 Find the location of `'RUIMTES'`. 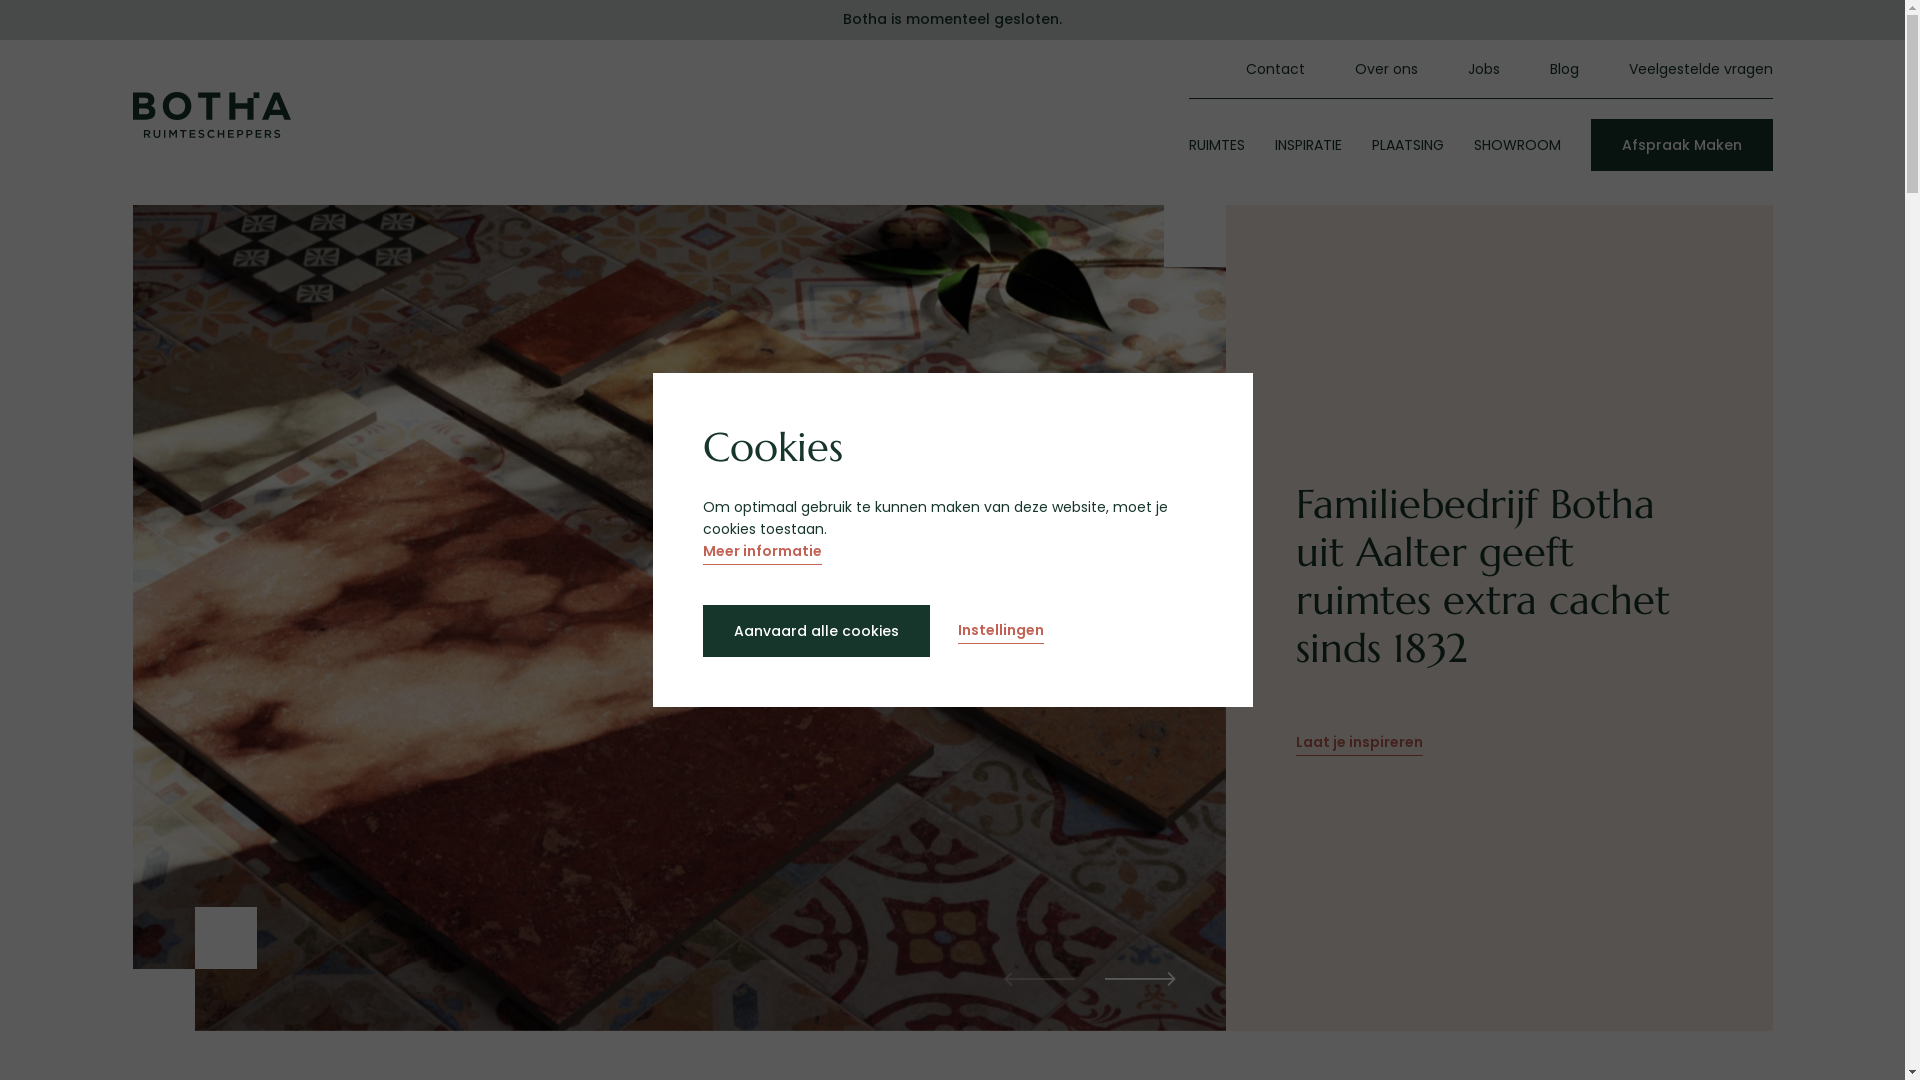

'RUIMTES' is located at coordinates (1214, 144).